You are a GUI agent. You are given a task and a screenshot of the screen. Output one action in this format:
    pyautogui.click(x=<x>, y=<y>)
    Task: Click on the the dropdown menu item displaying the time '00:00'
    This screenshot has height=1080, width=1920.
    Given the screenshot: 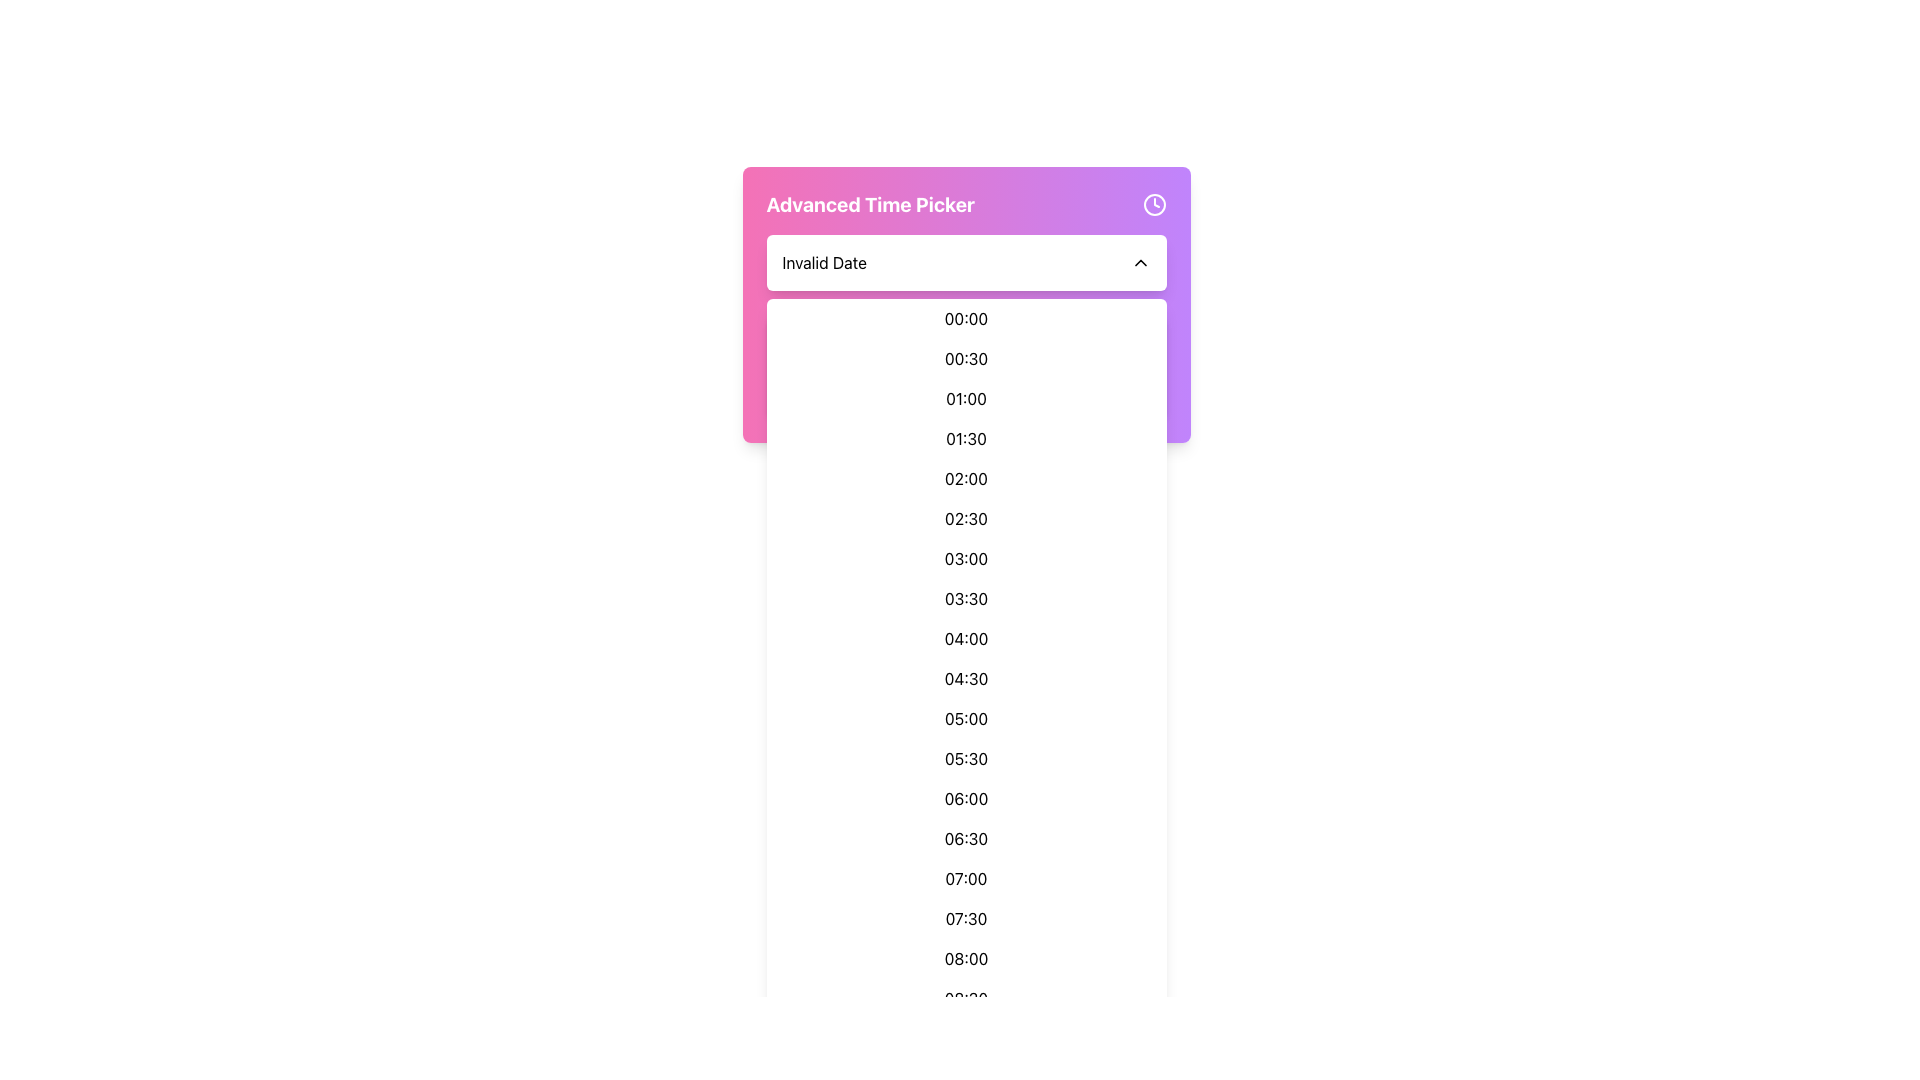 What is the action you would take?
    pyautogui.click(x=966, y=318)
    